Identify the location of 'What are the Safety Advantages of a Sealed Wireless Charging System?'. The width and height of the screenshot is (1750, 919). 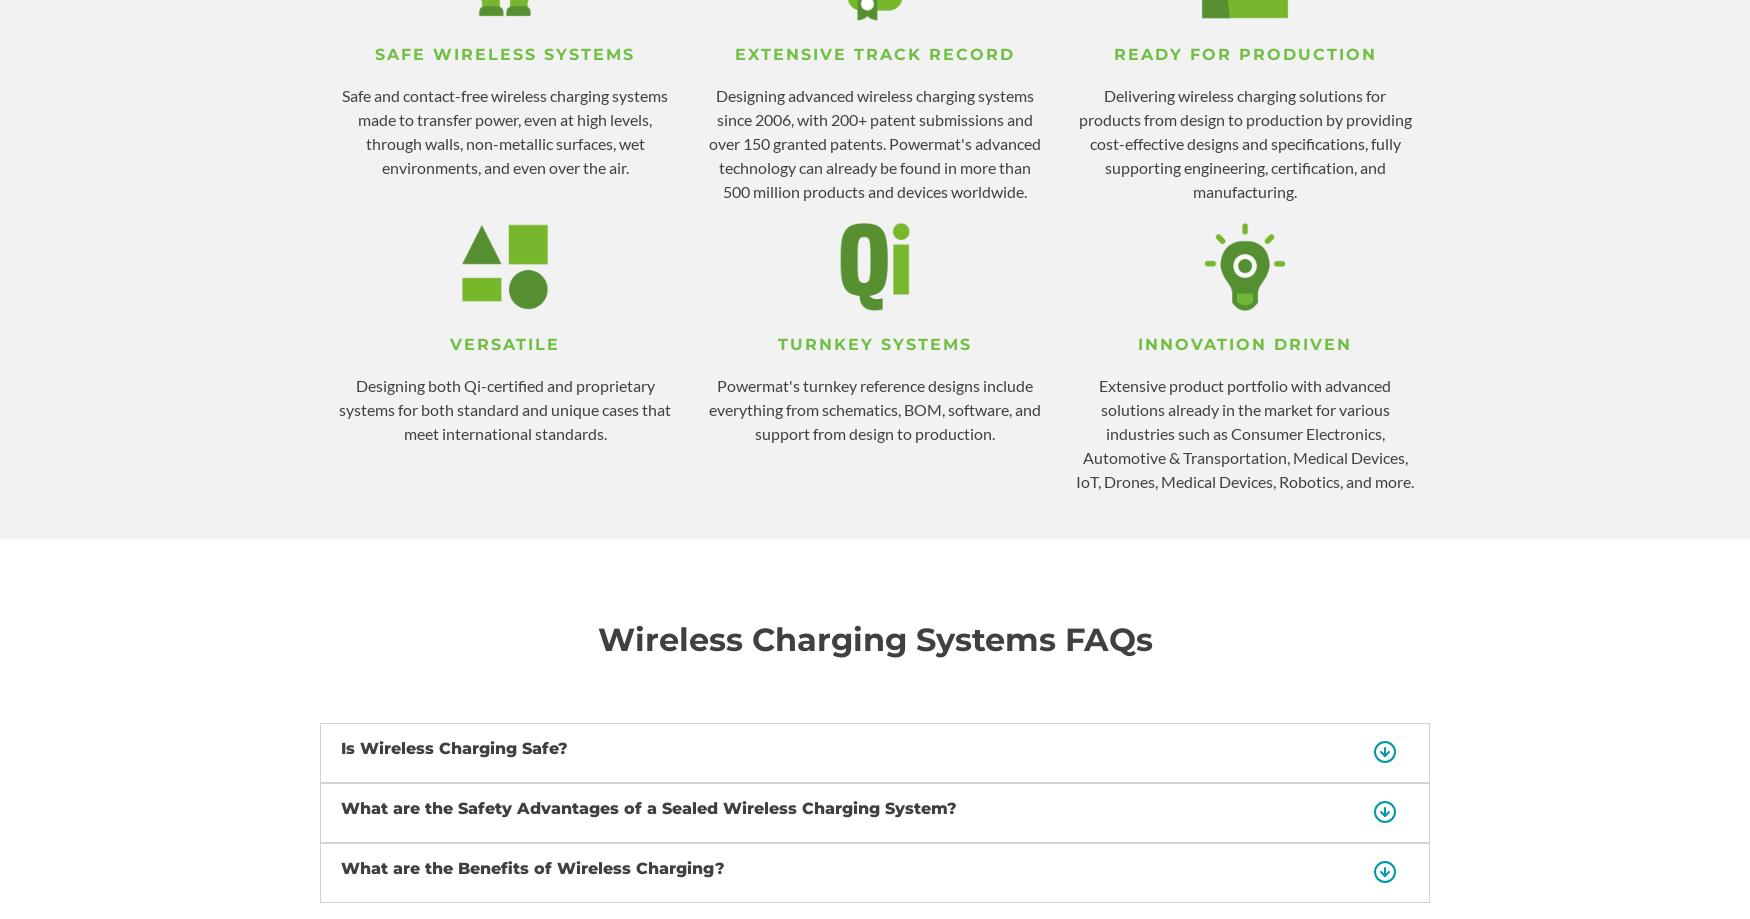
(648, 808).